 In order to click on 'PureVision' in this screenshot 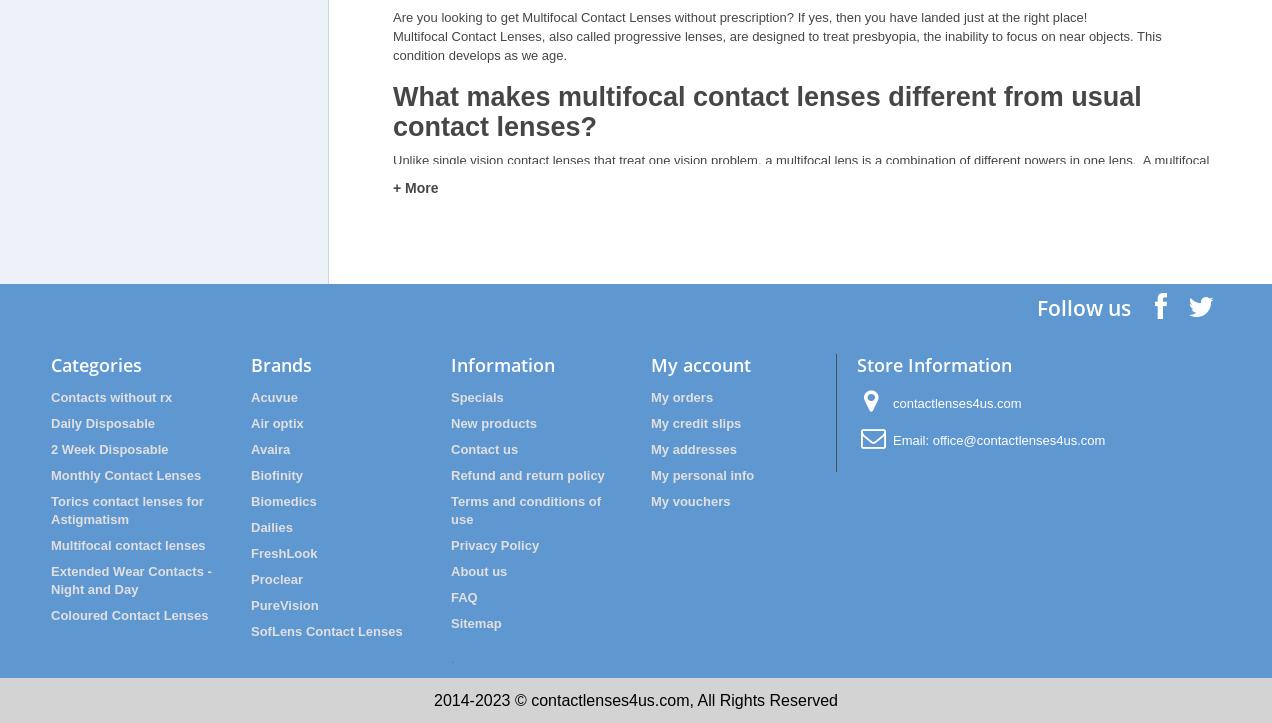, I will do `click(284, 604)`.